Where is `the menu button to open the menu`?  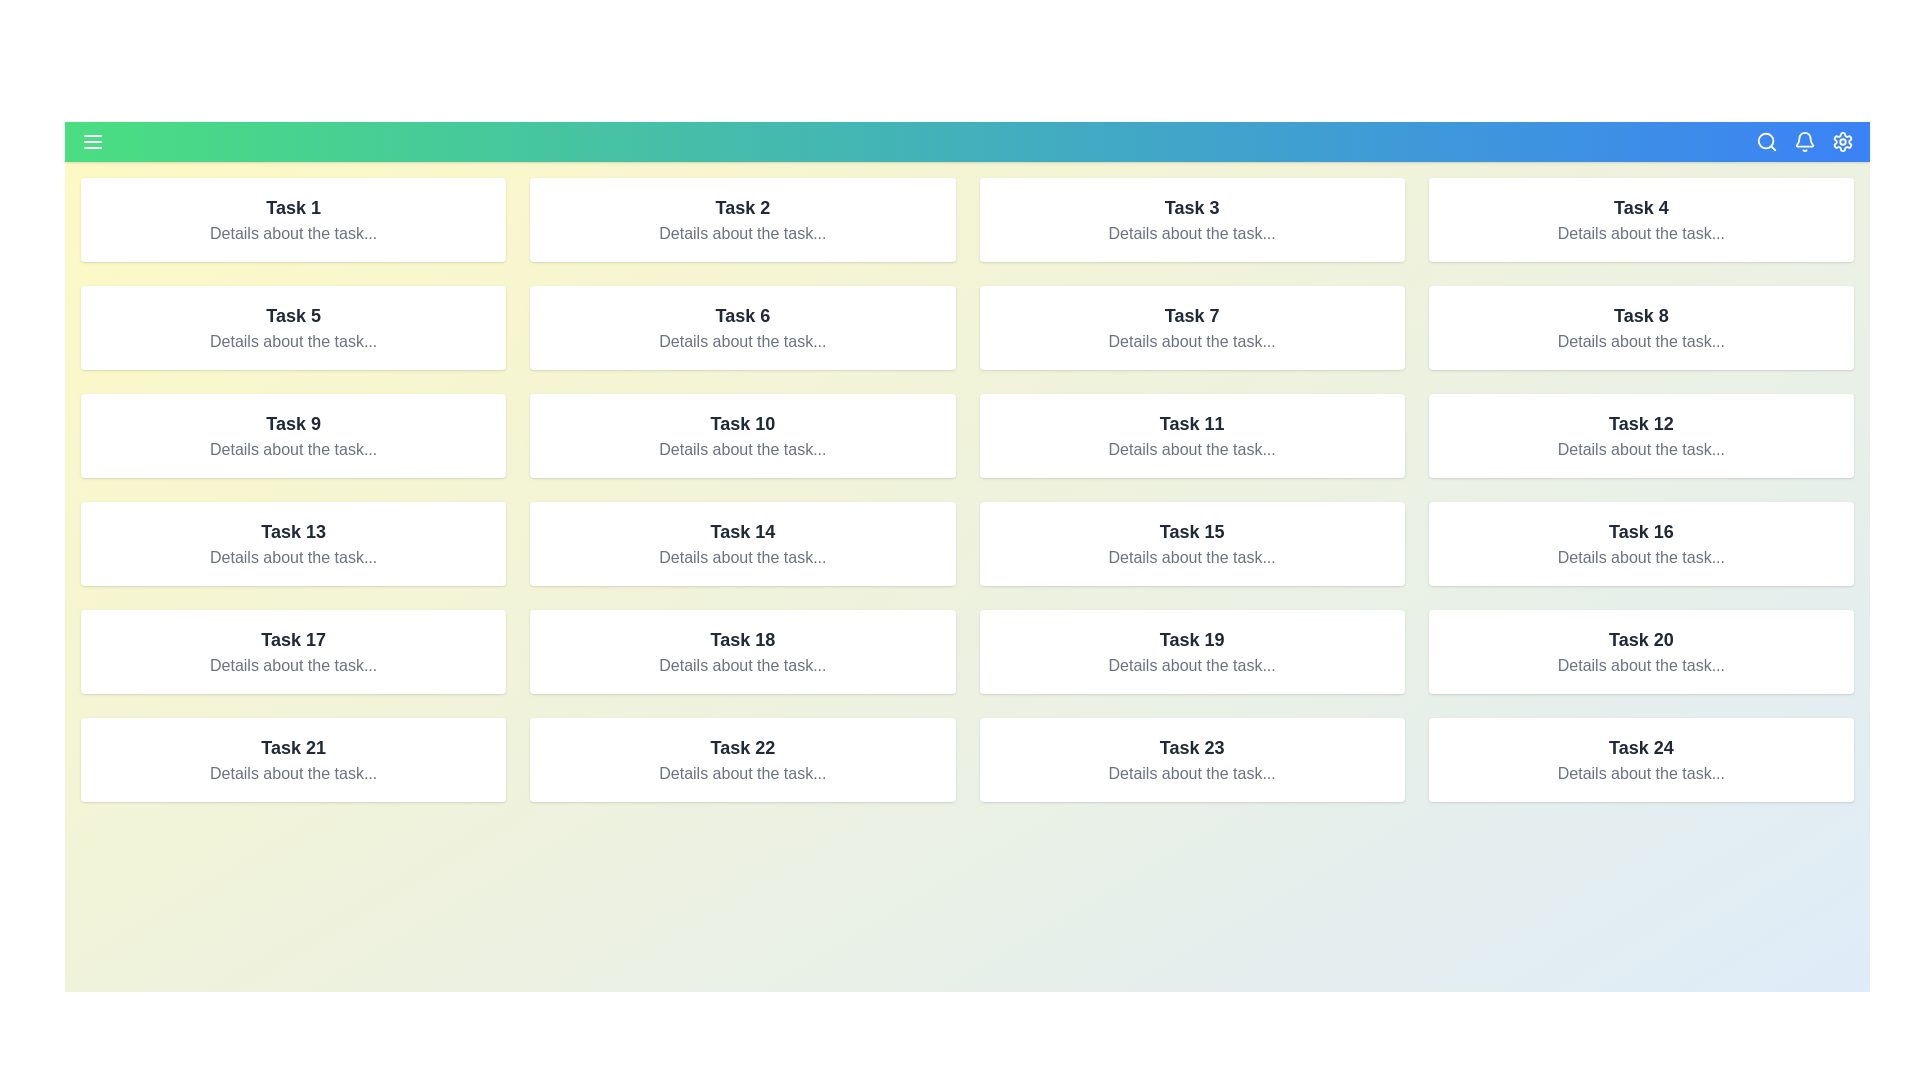 the menu button to open the menu is located at coordinates (91, 141).